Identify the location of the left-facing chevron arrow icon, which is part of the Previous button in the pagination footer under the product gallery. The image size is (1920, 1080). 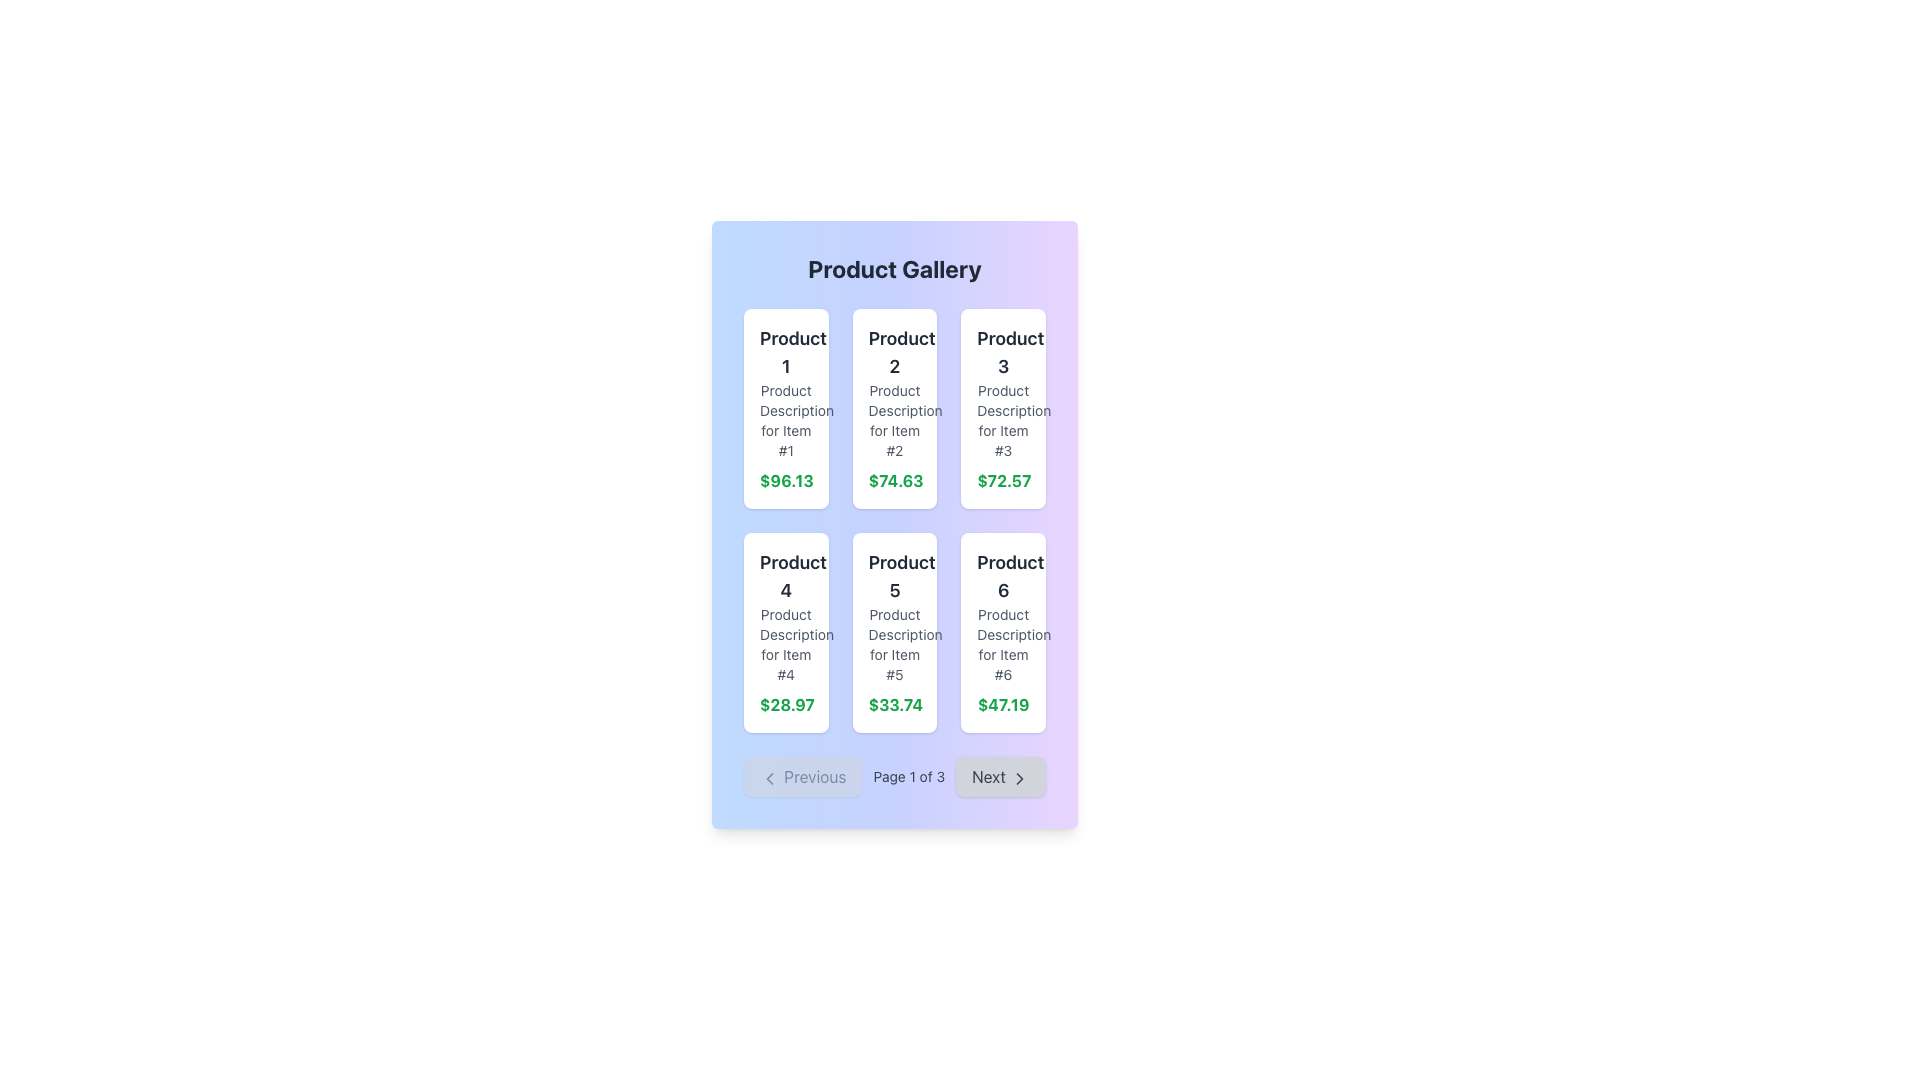
(768, 777).